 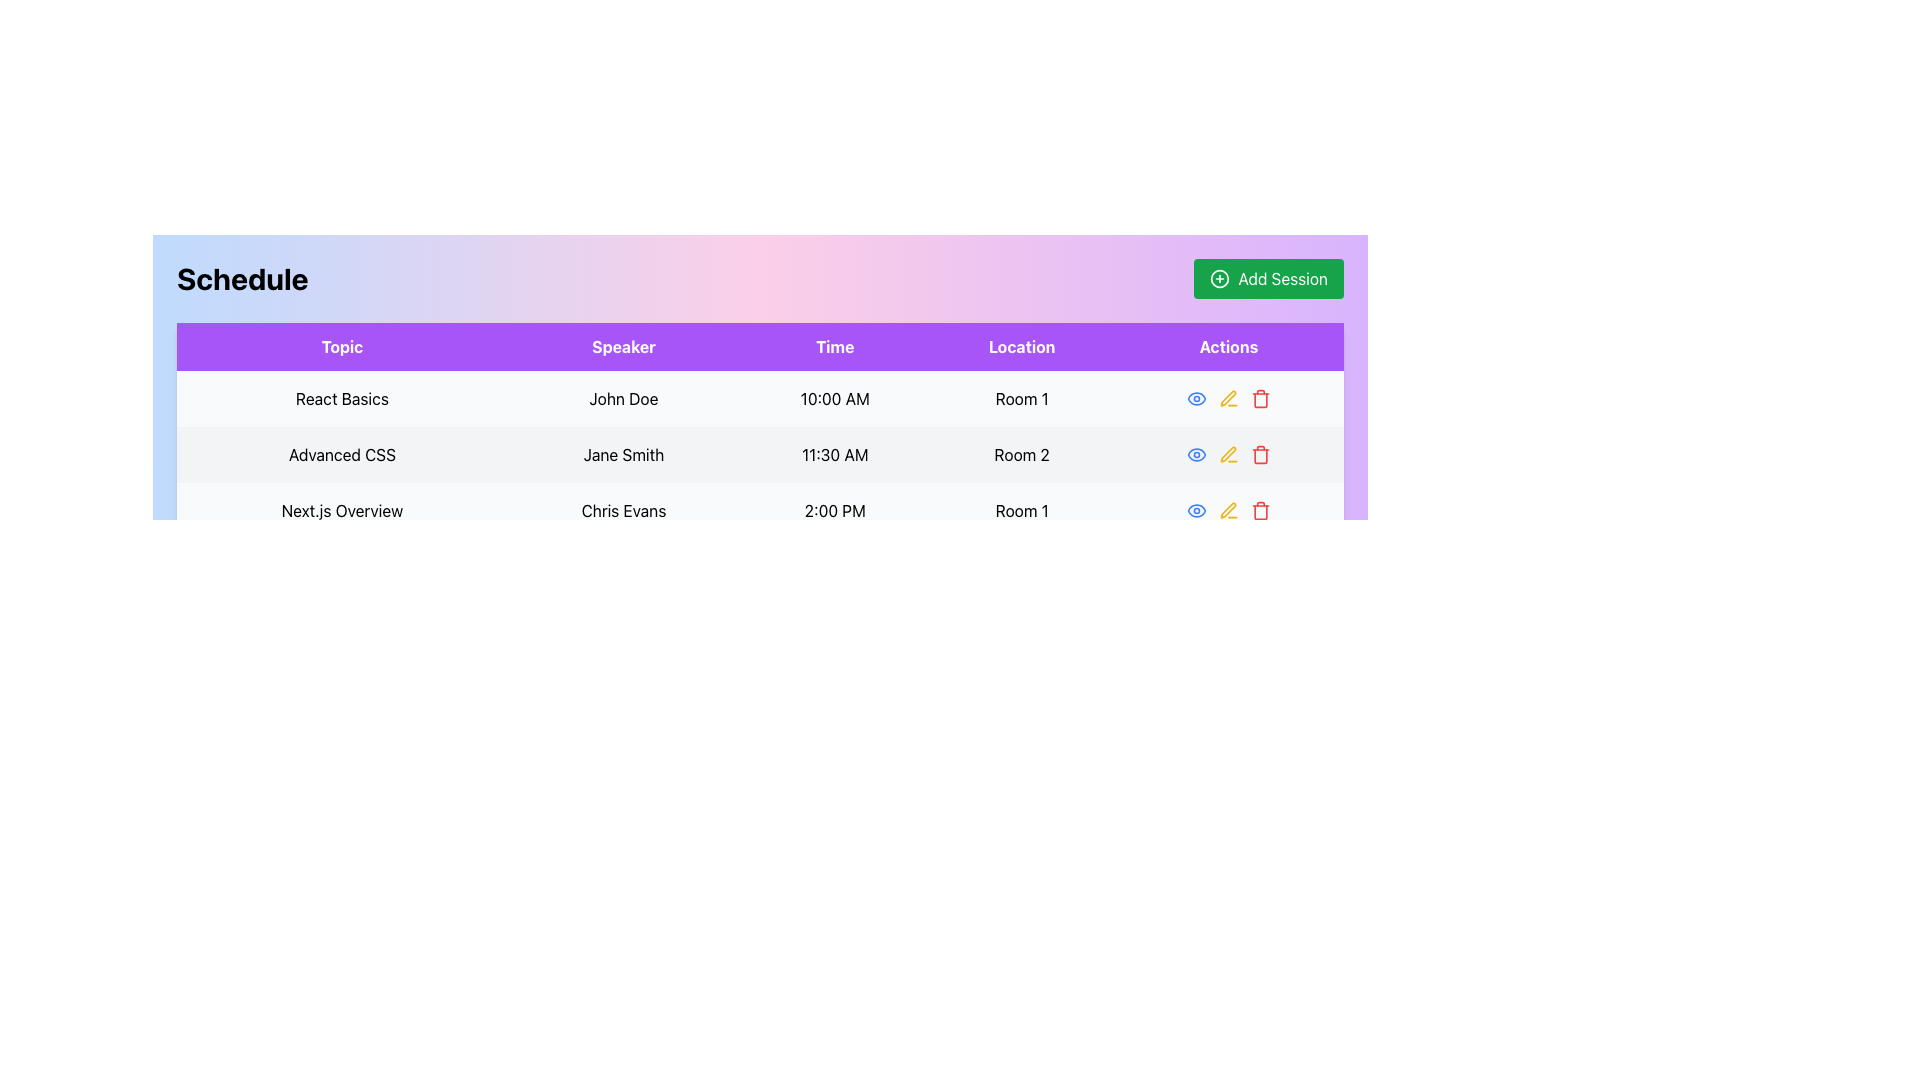 What do you see at coordinates (1196, 398) in the screenshot?
I see `the circular blue icon with a white eye symbol located in the third row under the 'Actions' column` at bounding box center [1196, 398].